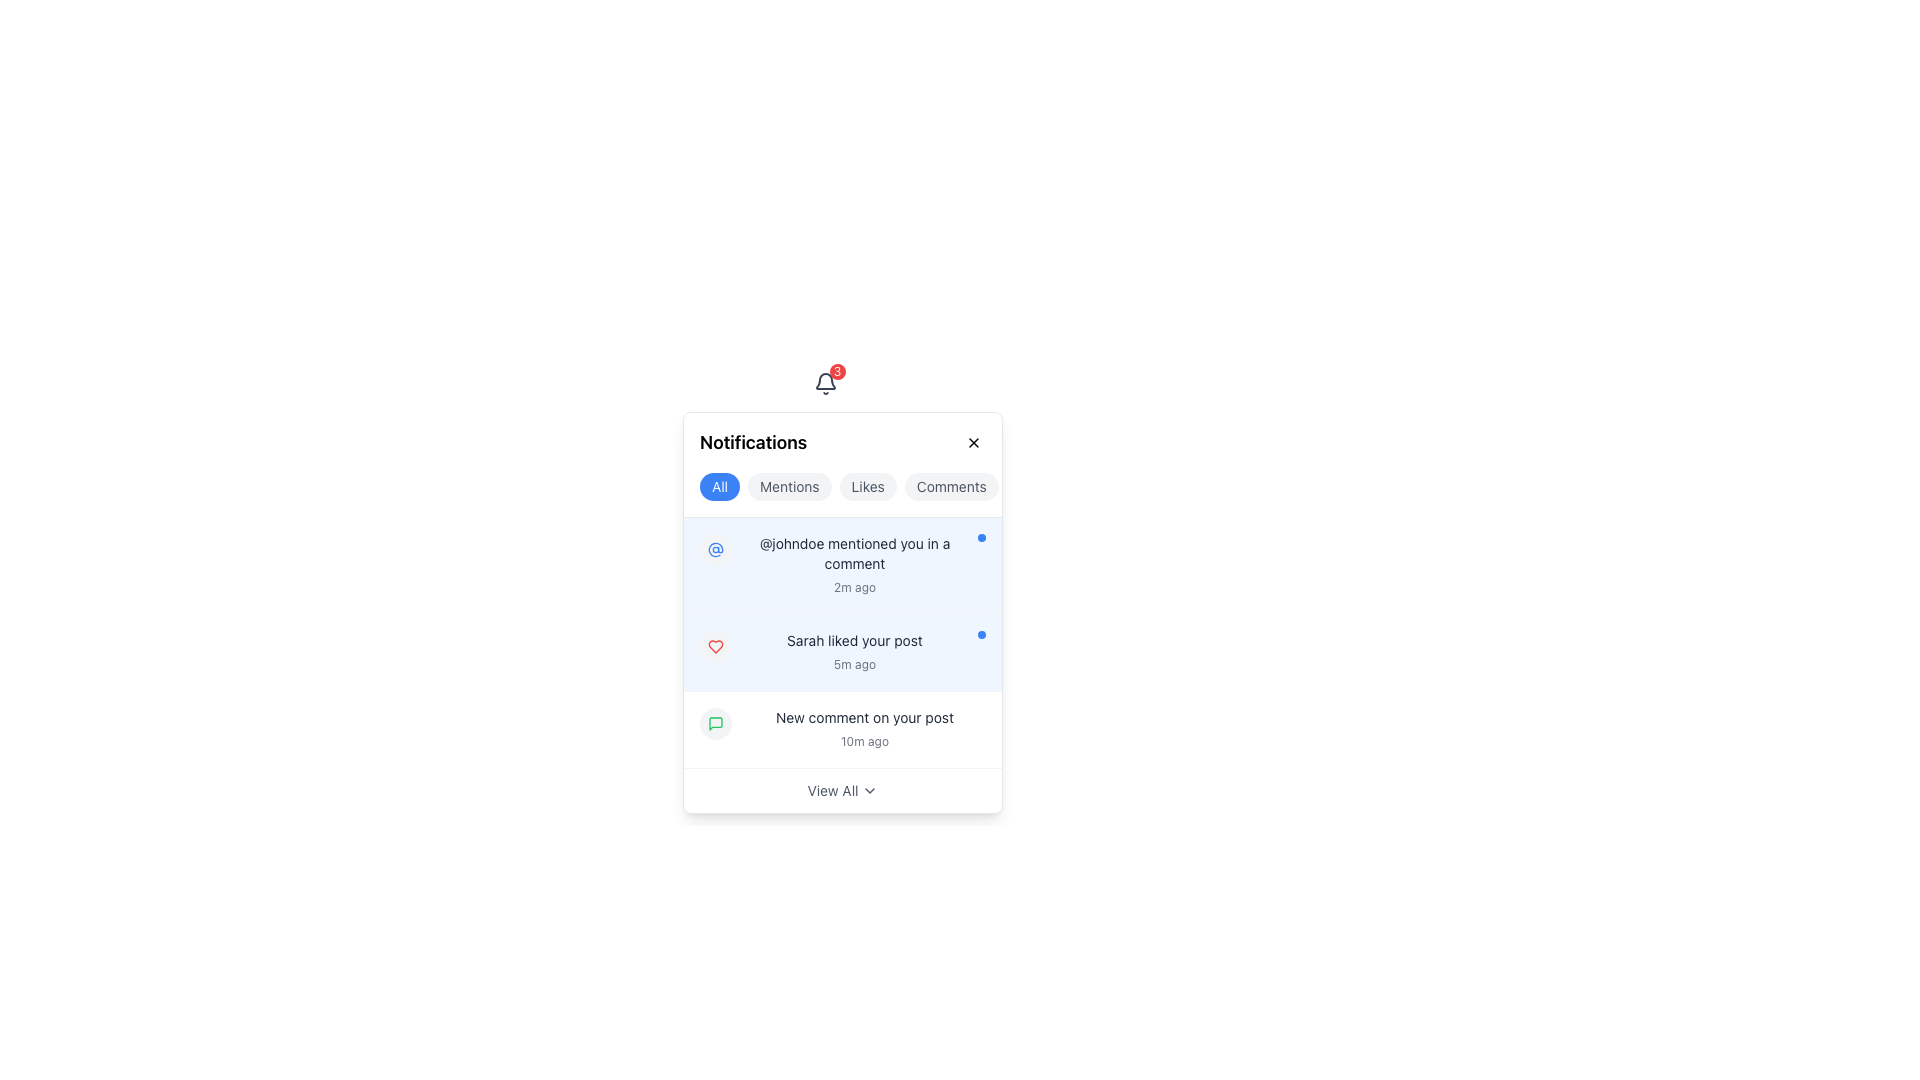  What do you see at coordinates (843, 465) in the screenshot?
I see `the 'Likes' button within the notification filter section to filter notifications by likes` at bounding box center [843, 465].